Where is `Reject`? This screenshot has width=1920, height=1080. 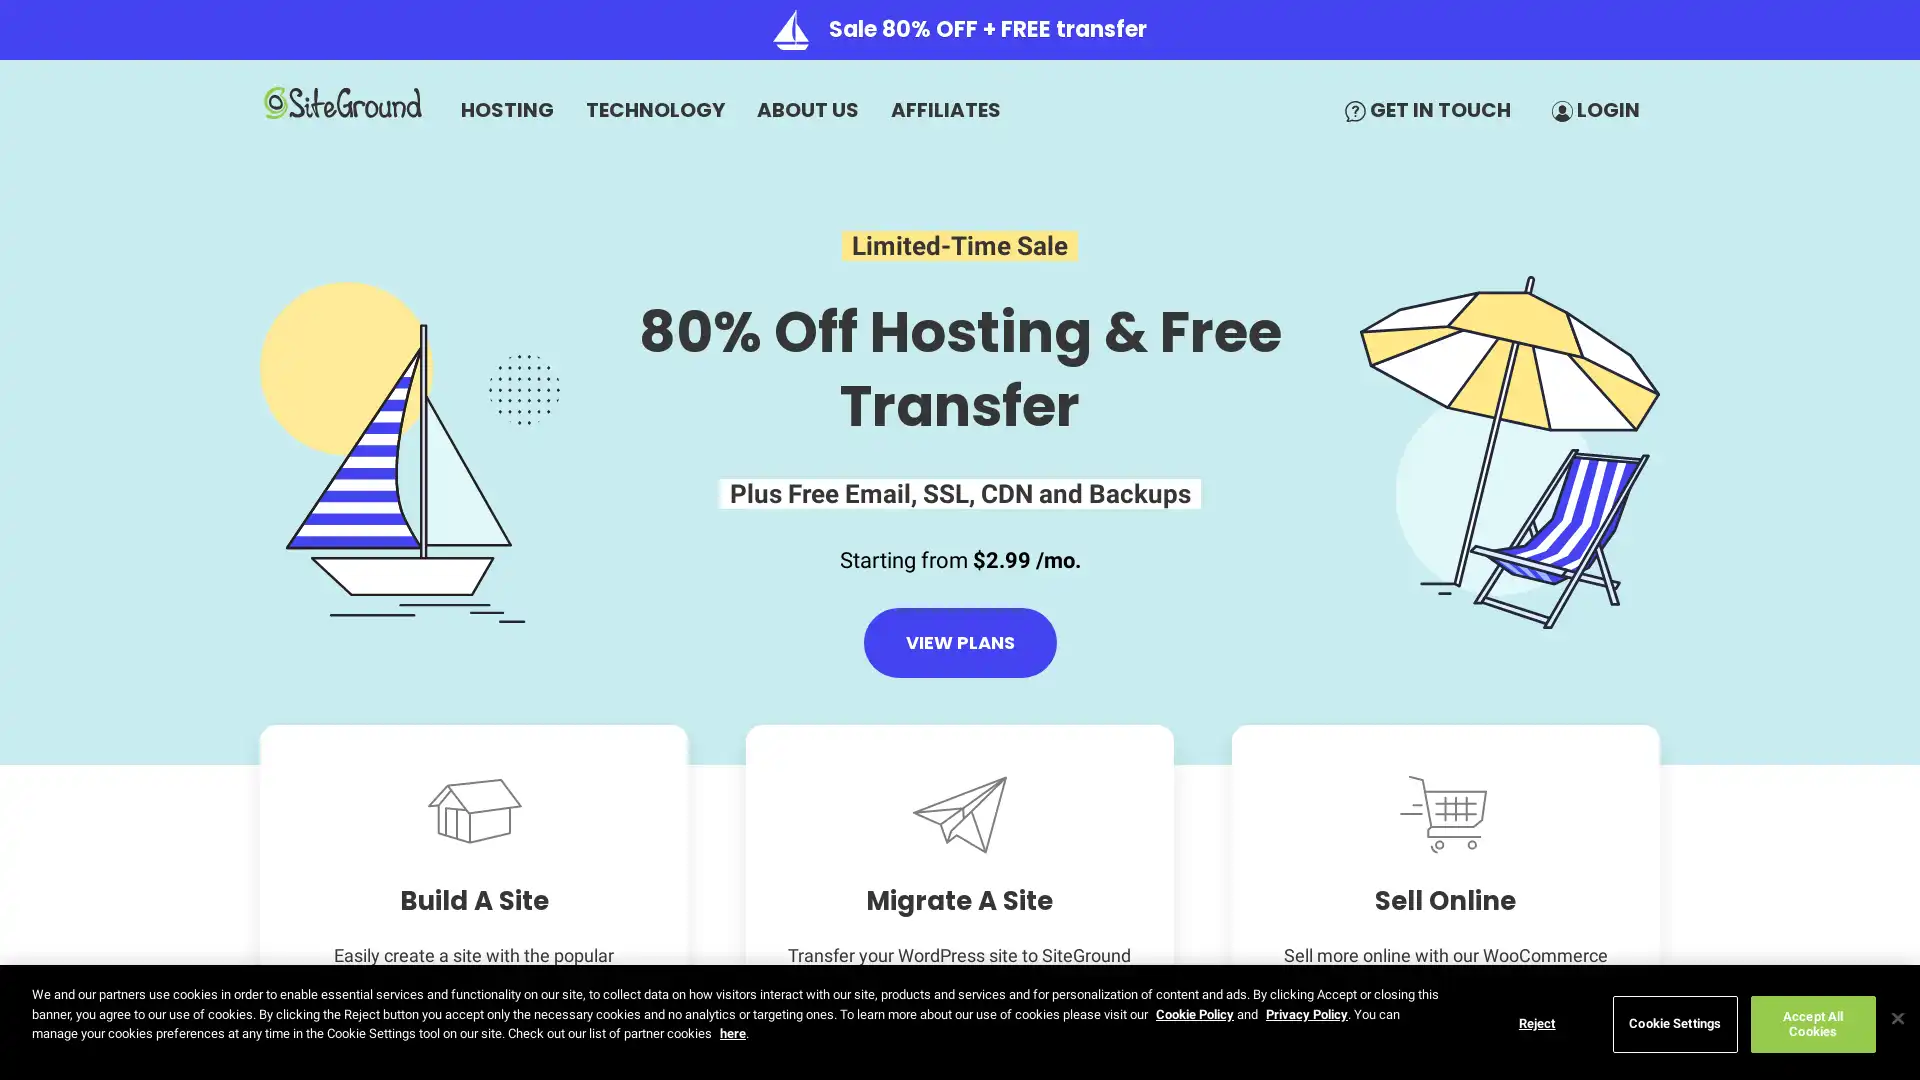
Reject is located at coordinates (1535, 1023).